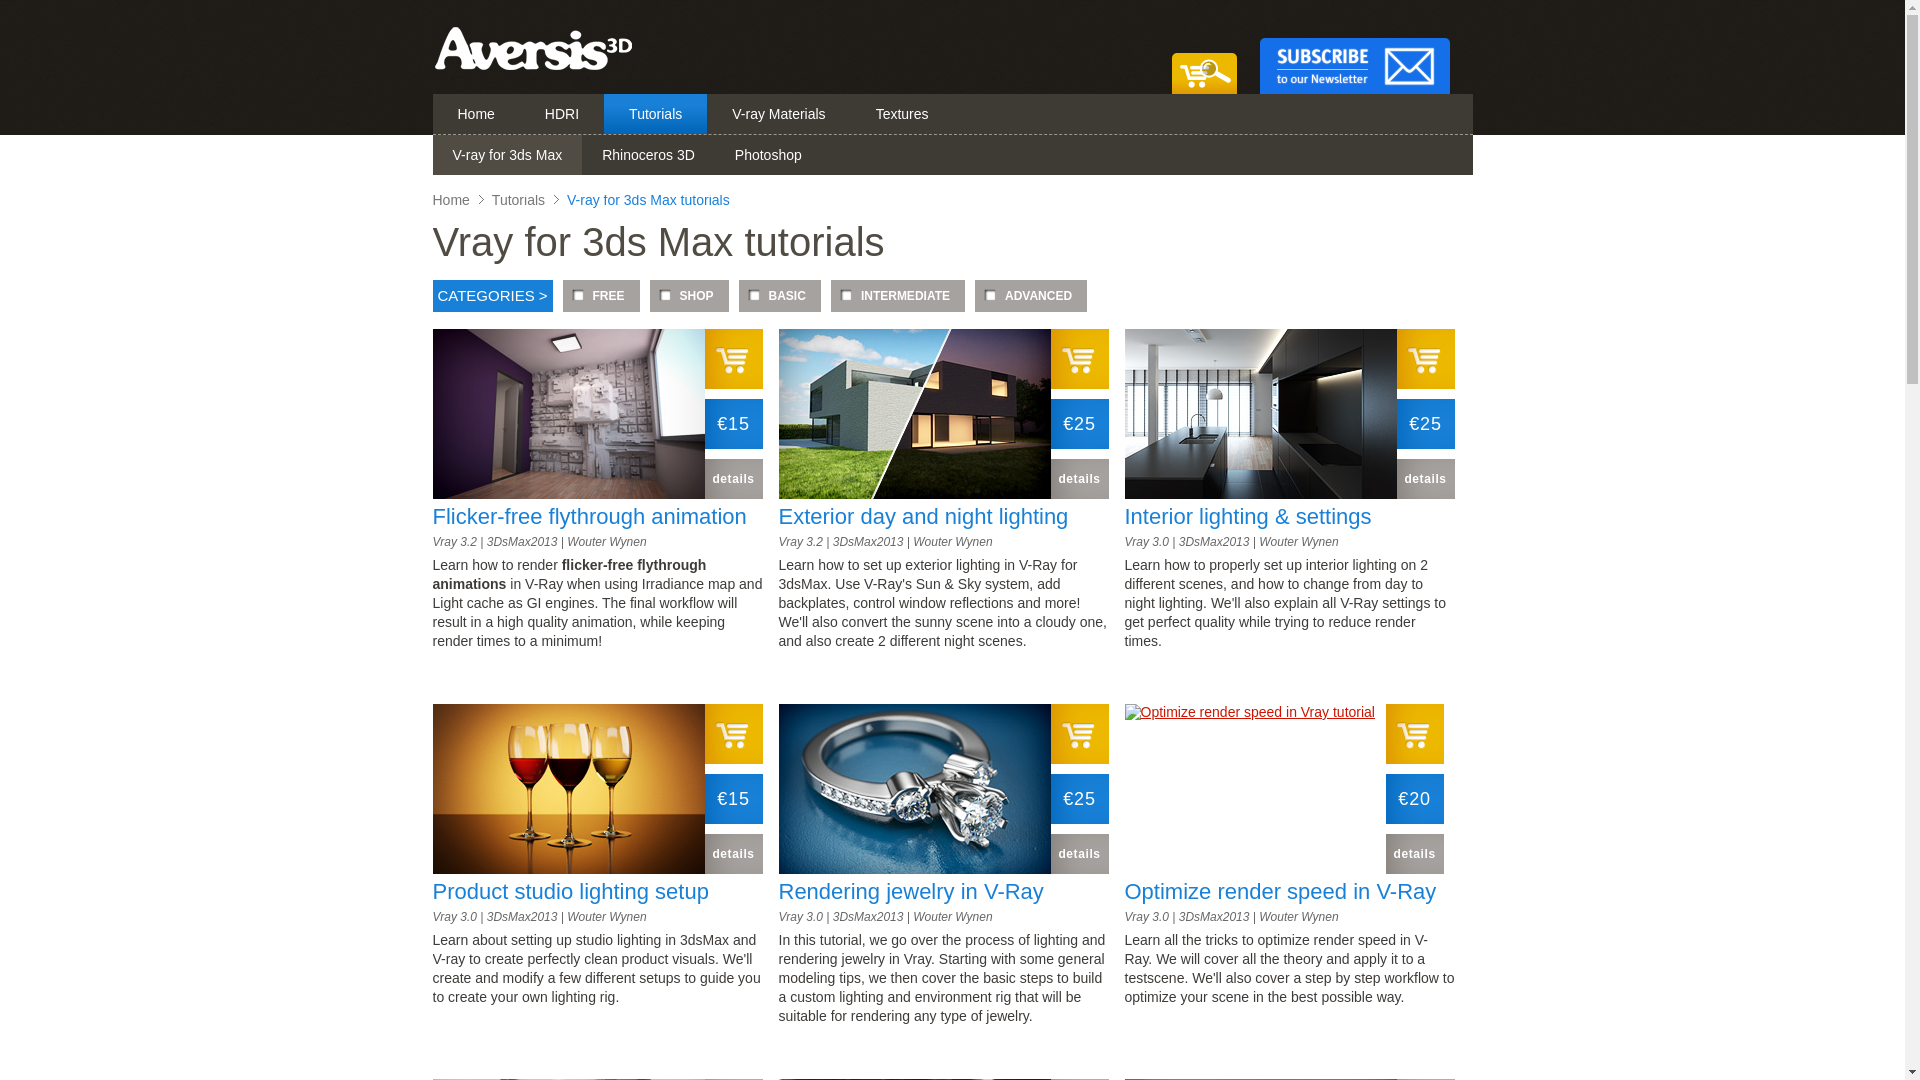 The image size is (1920, 1080). Describe the element at coordinates (921, 515) in the screenshot. I see `'Exterior day and night lighting'` at that location.